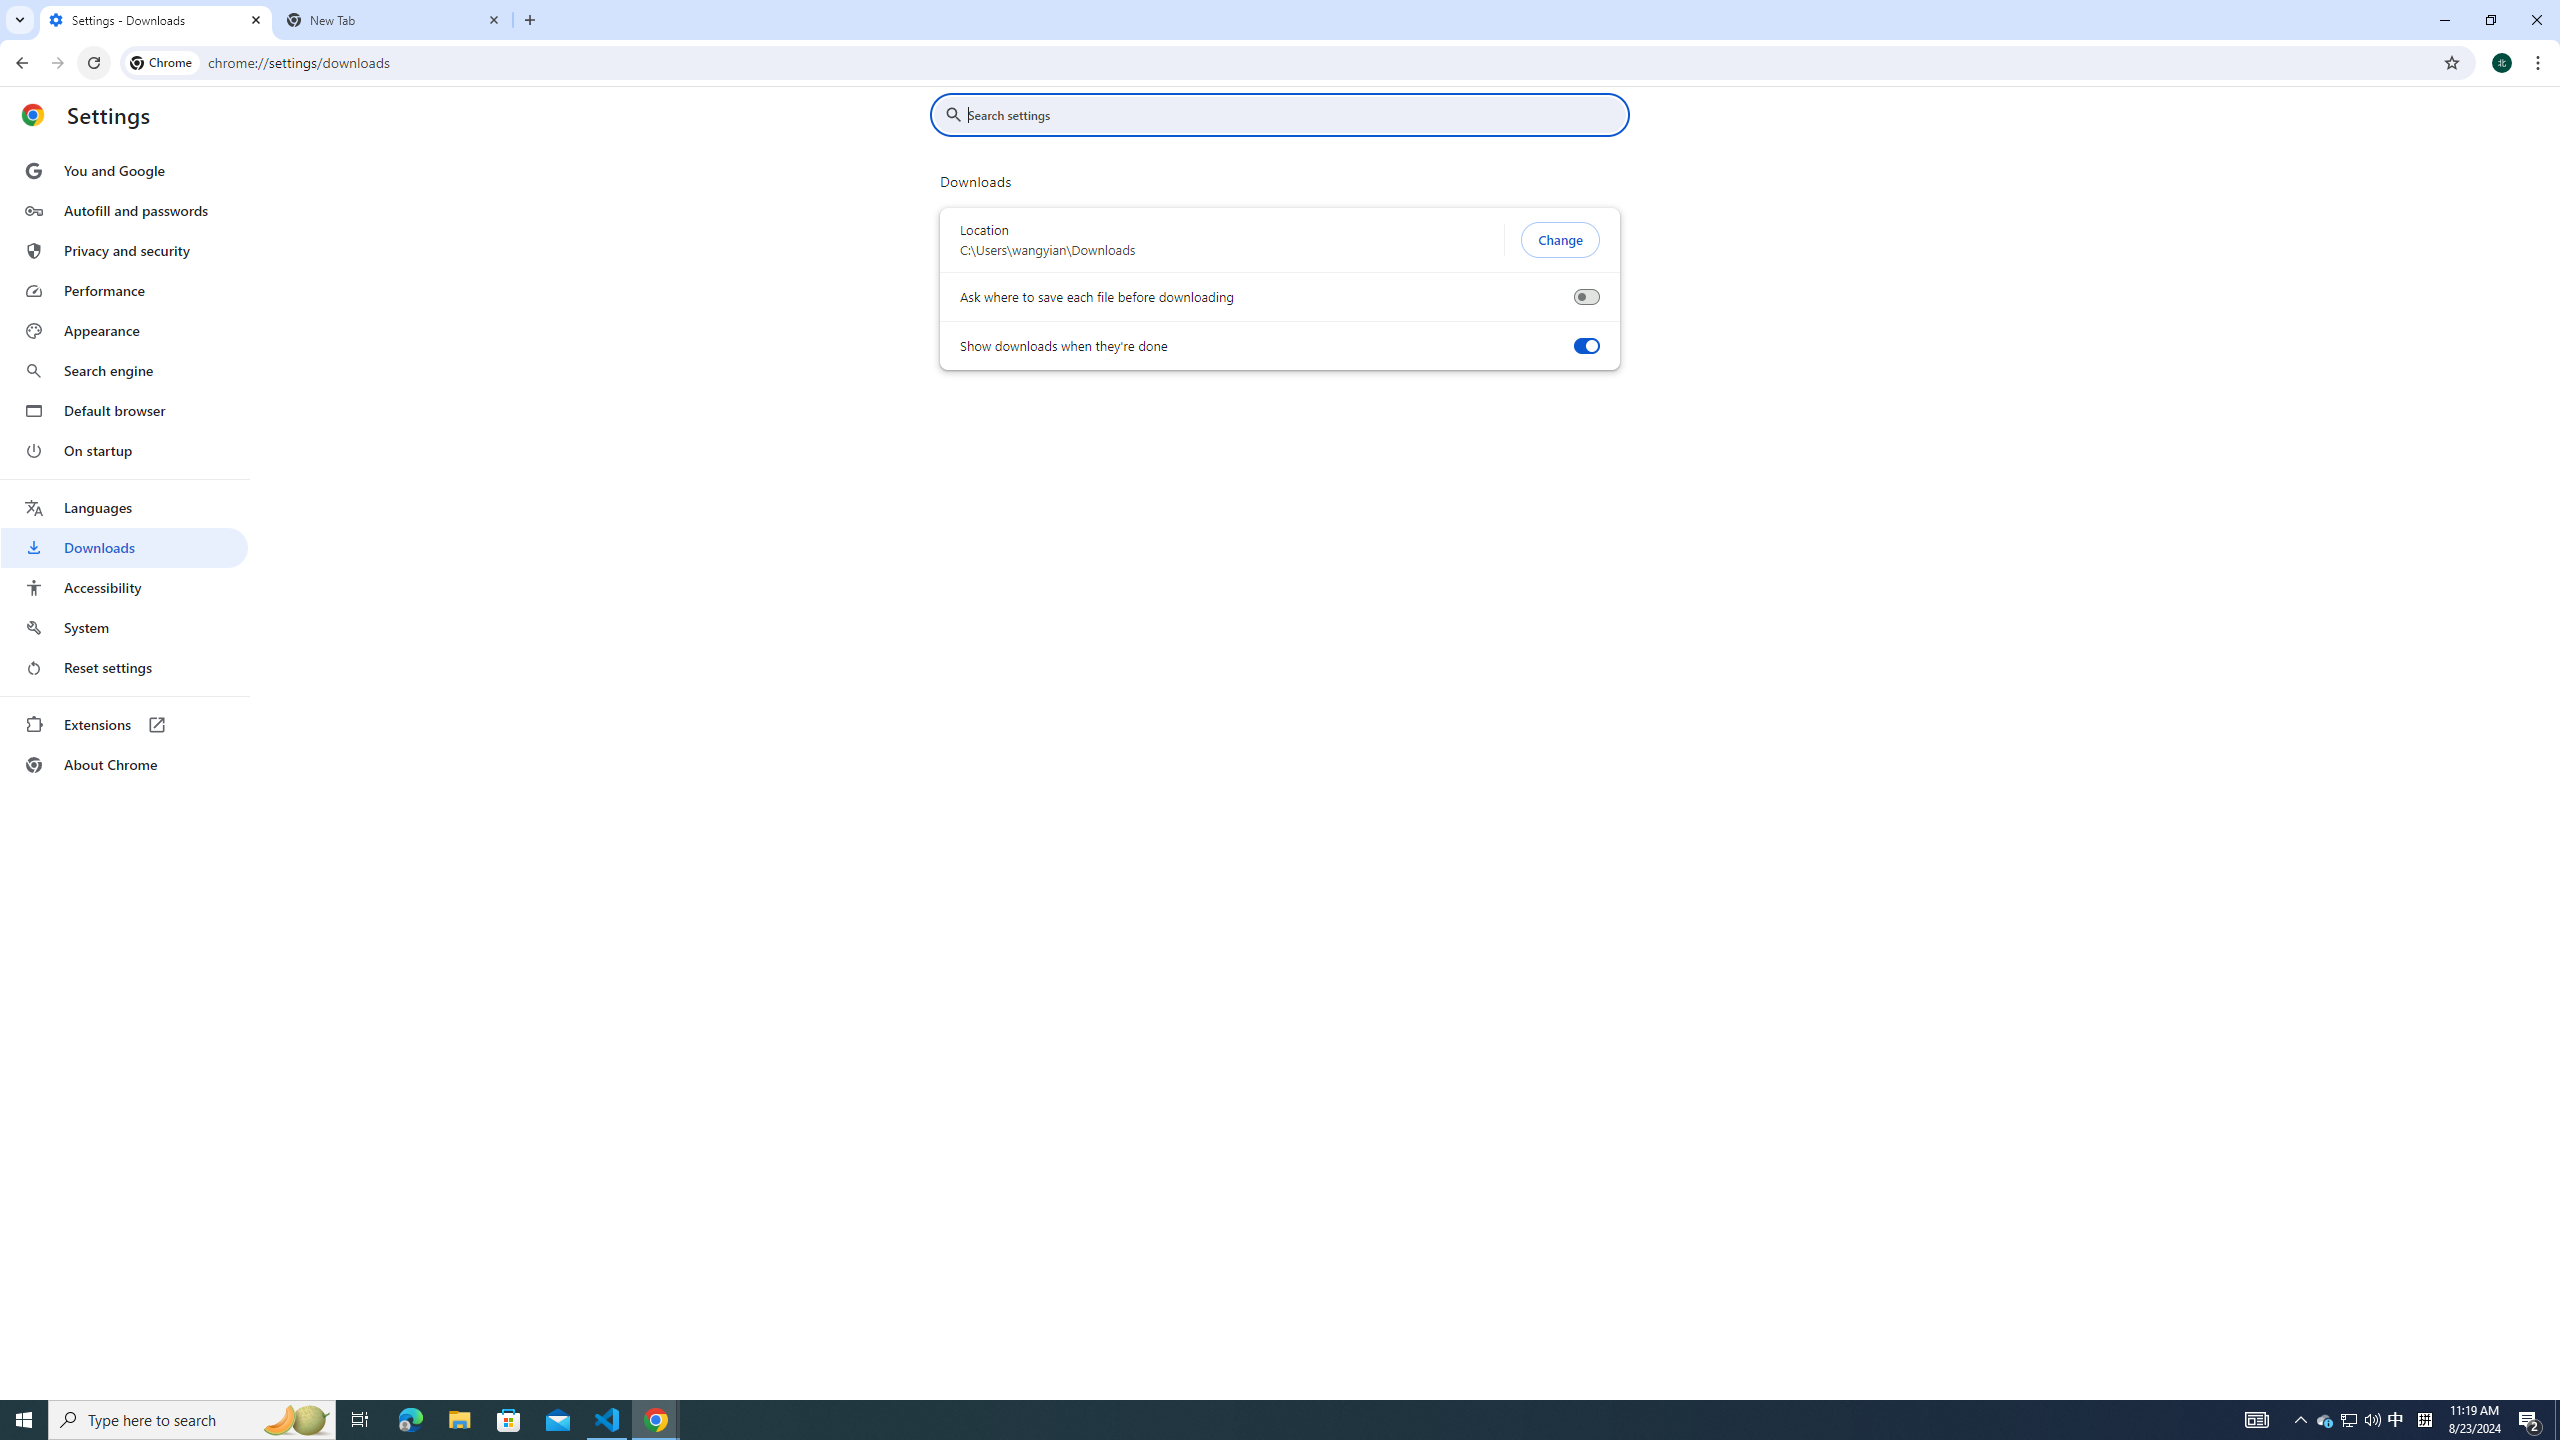 Image resolution: width=2560 pixels, height=1440 pixels. Describe the element at coordinates (123, 586) in the screenshot. I see `'Accessibility'` at that location.